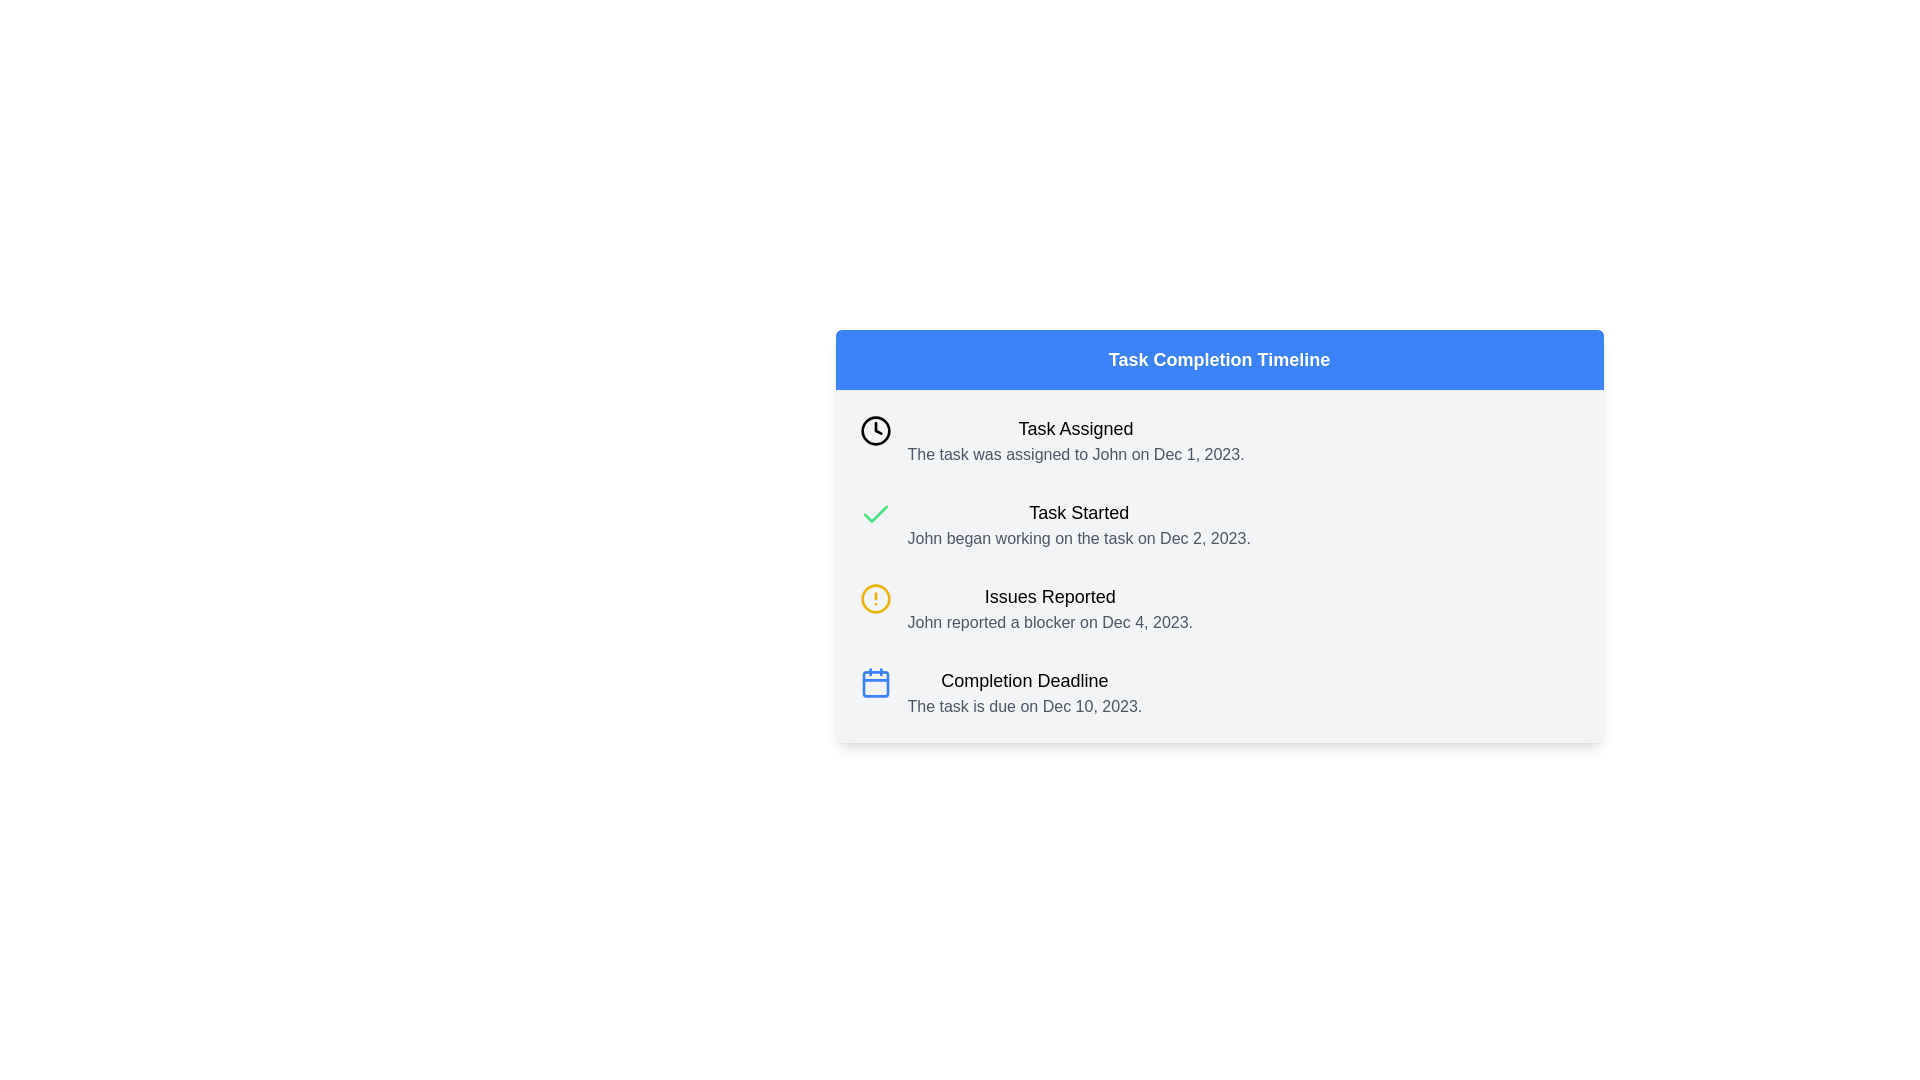 Image resolution: width=1920 pixels, height=1080 pixels. Describe the element at coordinates (875, 683) in the screenshot. I see `the graphic rectangle that serves as the background area within the calendar icon, which is the last icon on the right in the vertical list of four timeline items for the 'Completion Deadline' section` at that location.